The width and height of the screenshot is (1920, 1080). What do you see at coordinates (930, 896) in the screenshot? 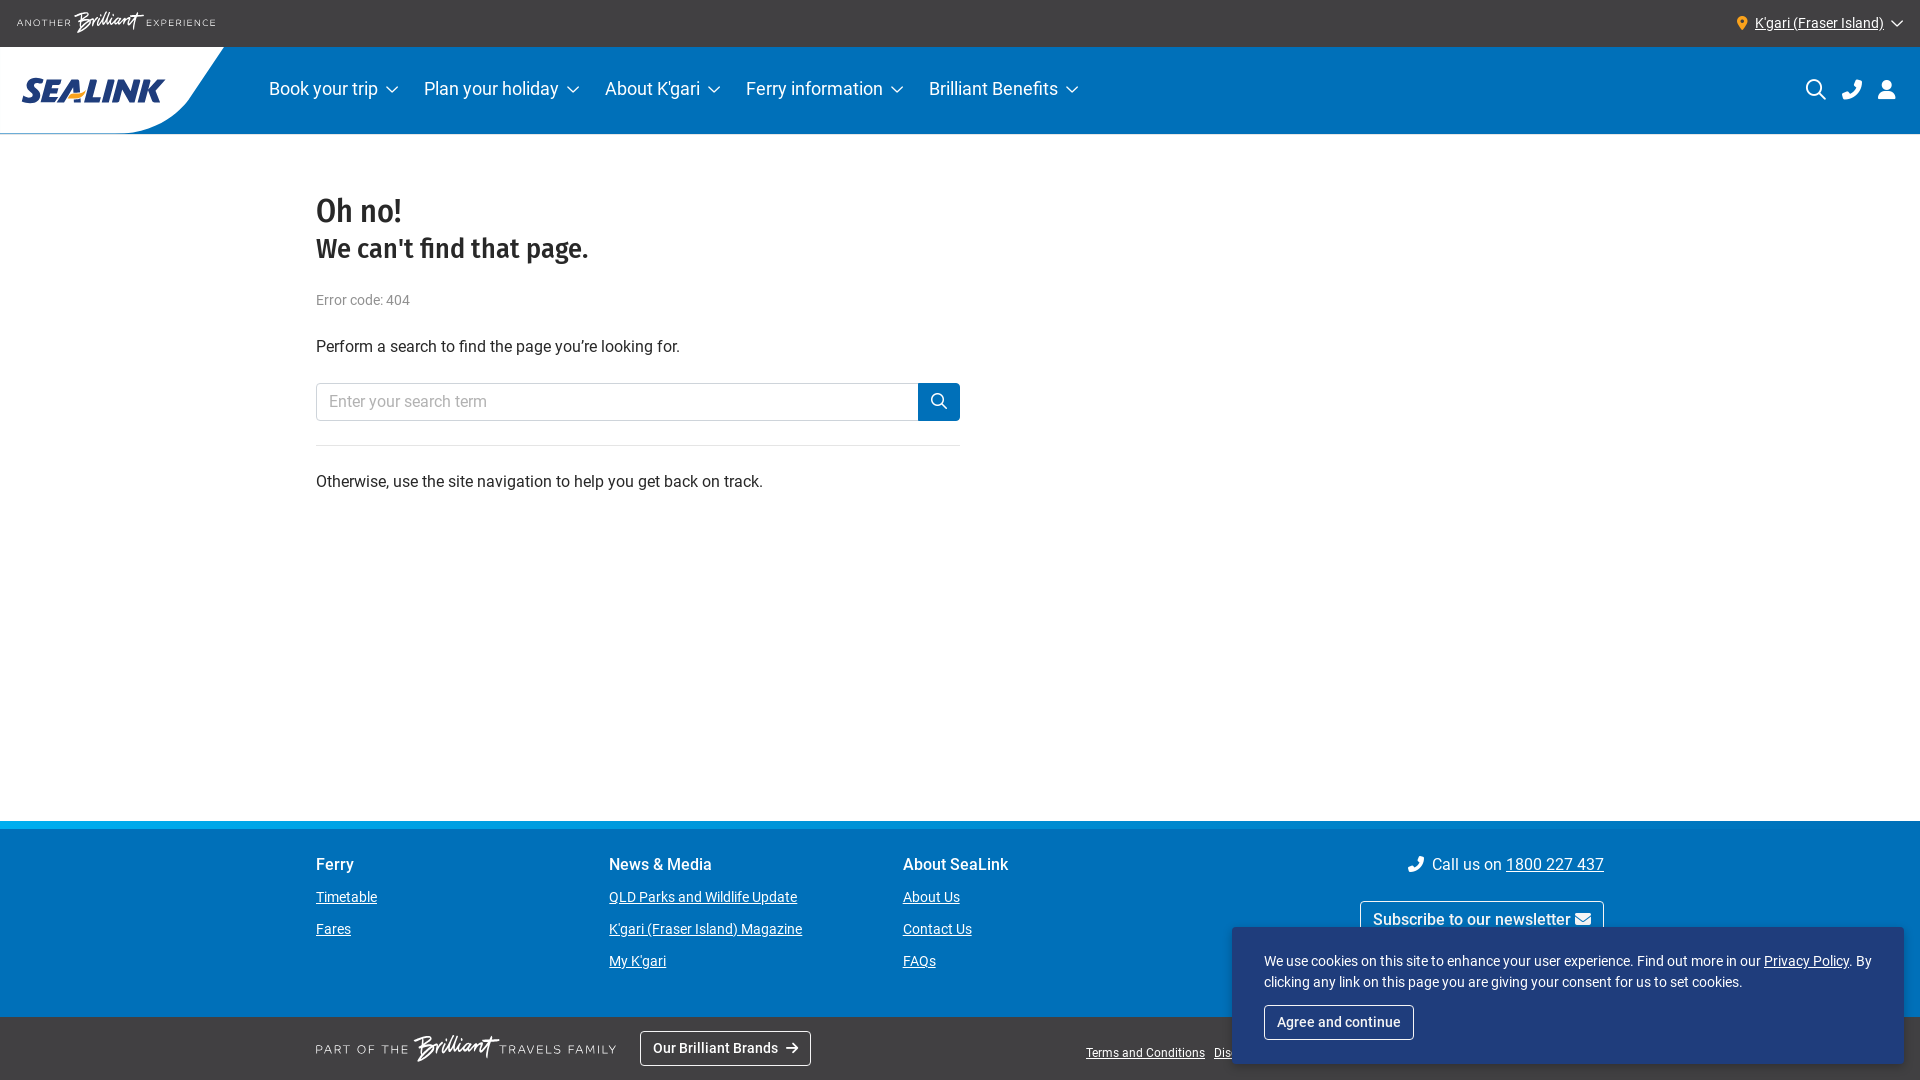
I see `'About Us'` at bounding box center [930, 896].